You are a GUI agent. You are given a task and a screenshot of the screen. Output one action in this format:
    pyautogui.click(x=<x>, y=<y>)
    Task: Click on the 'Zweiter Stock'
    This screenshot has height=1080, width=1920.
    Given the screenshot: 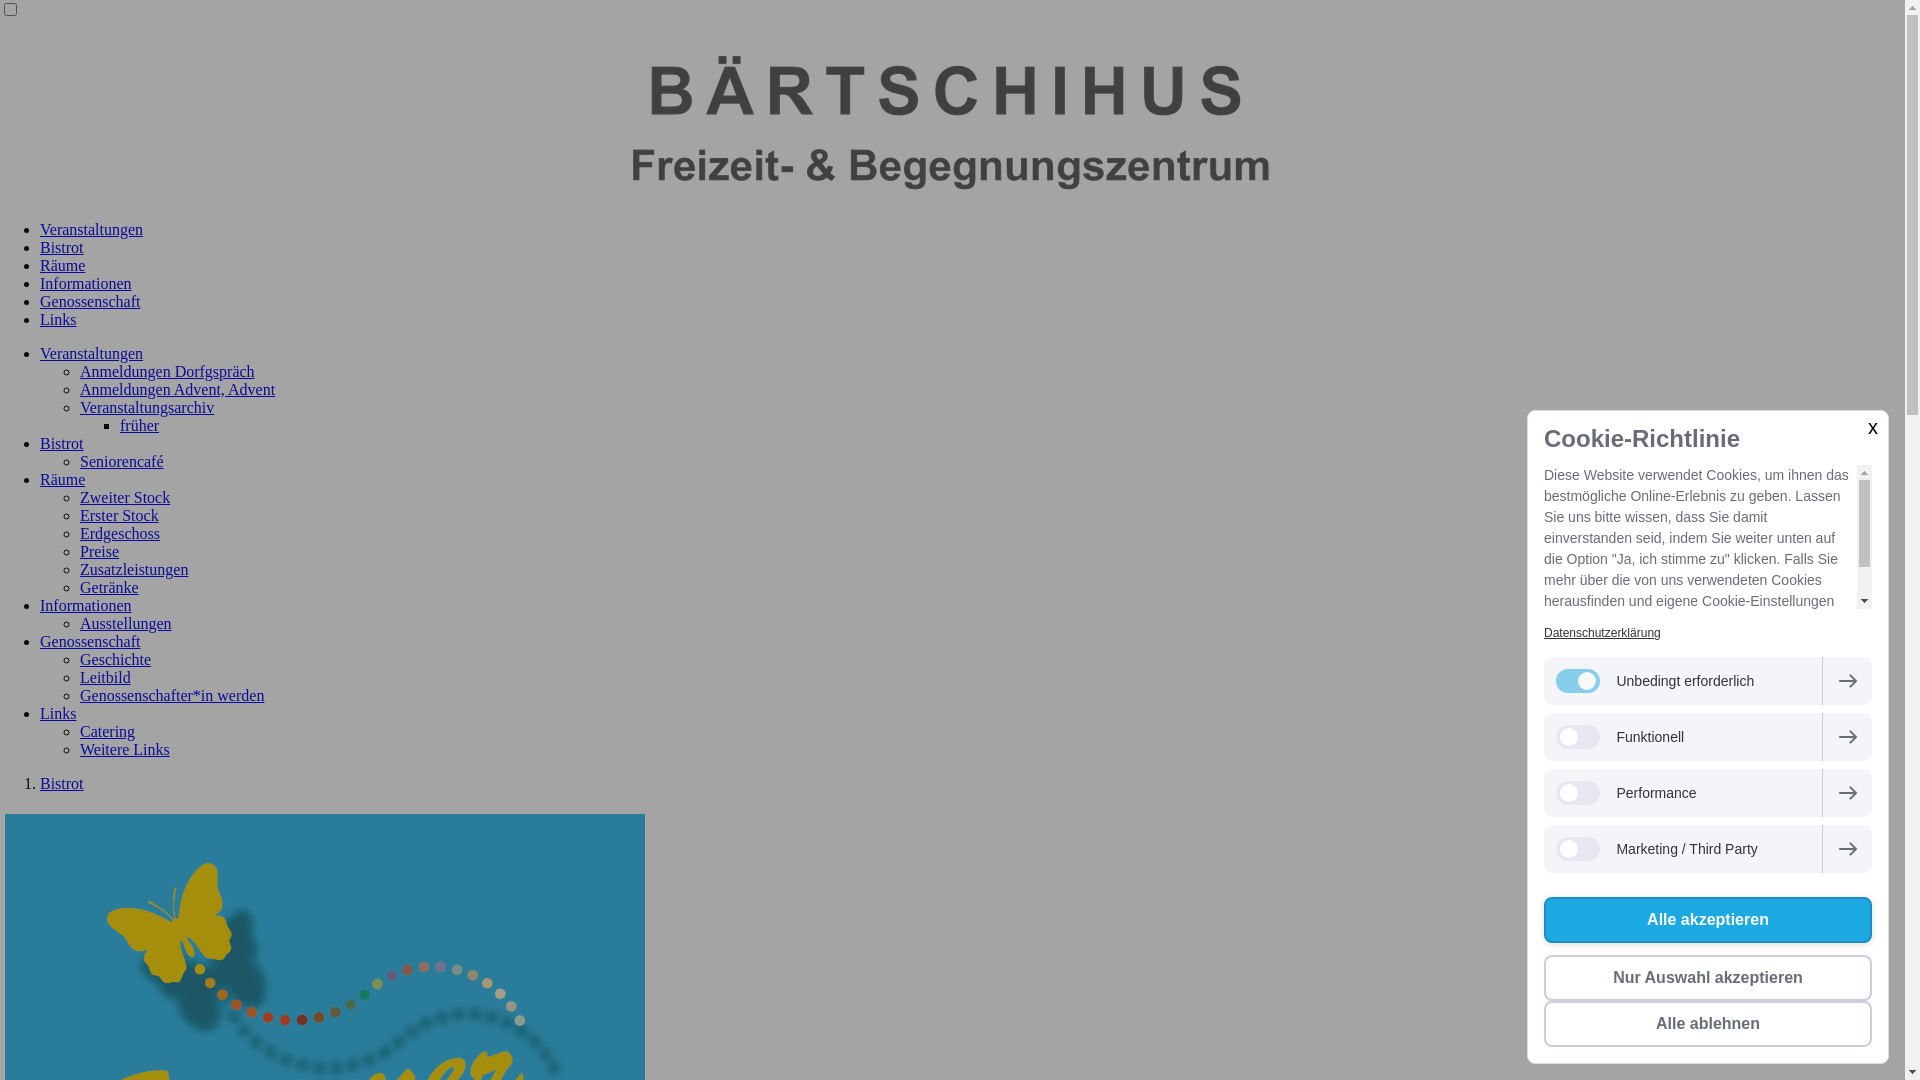 What is the action you would take?
    pyautogui.click(x=123, y=496)
    